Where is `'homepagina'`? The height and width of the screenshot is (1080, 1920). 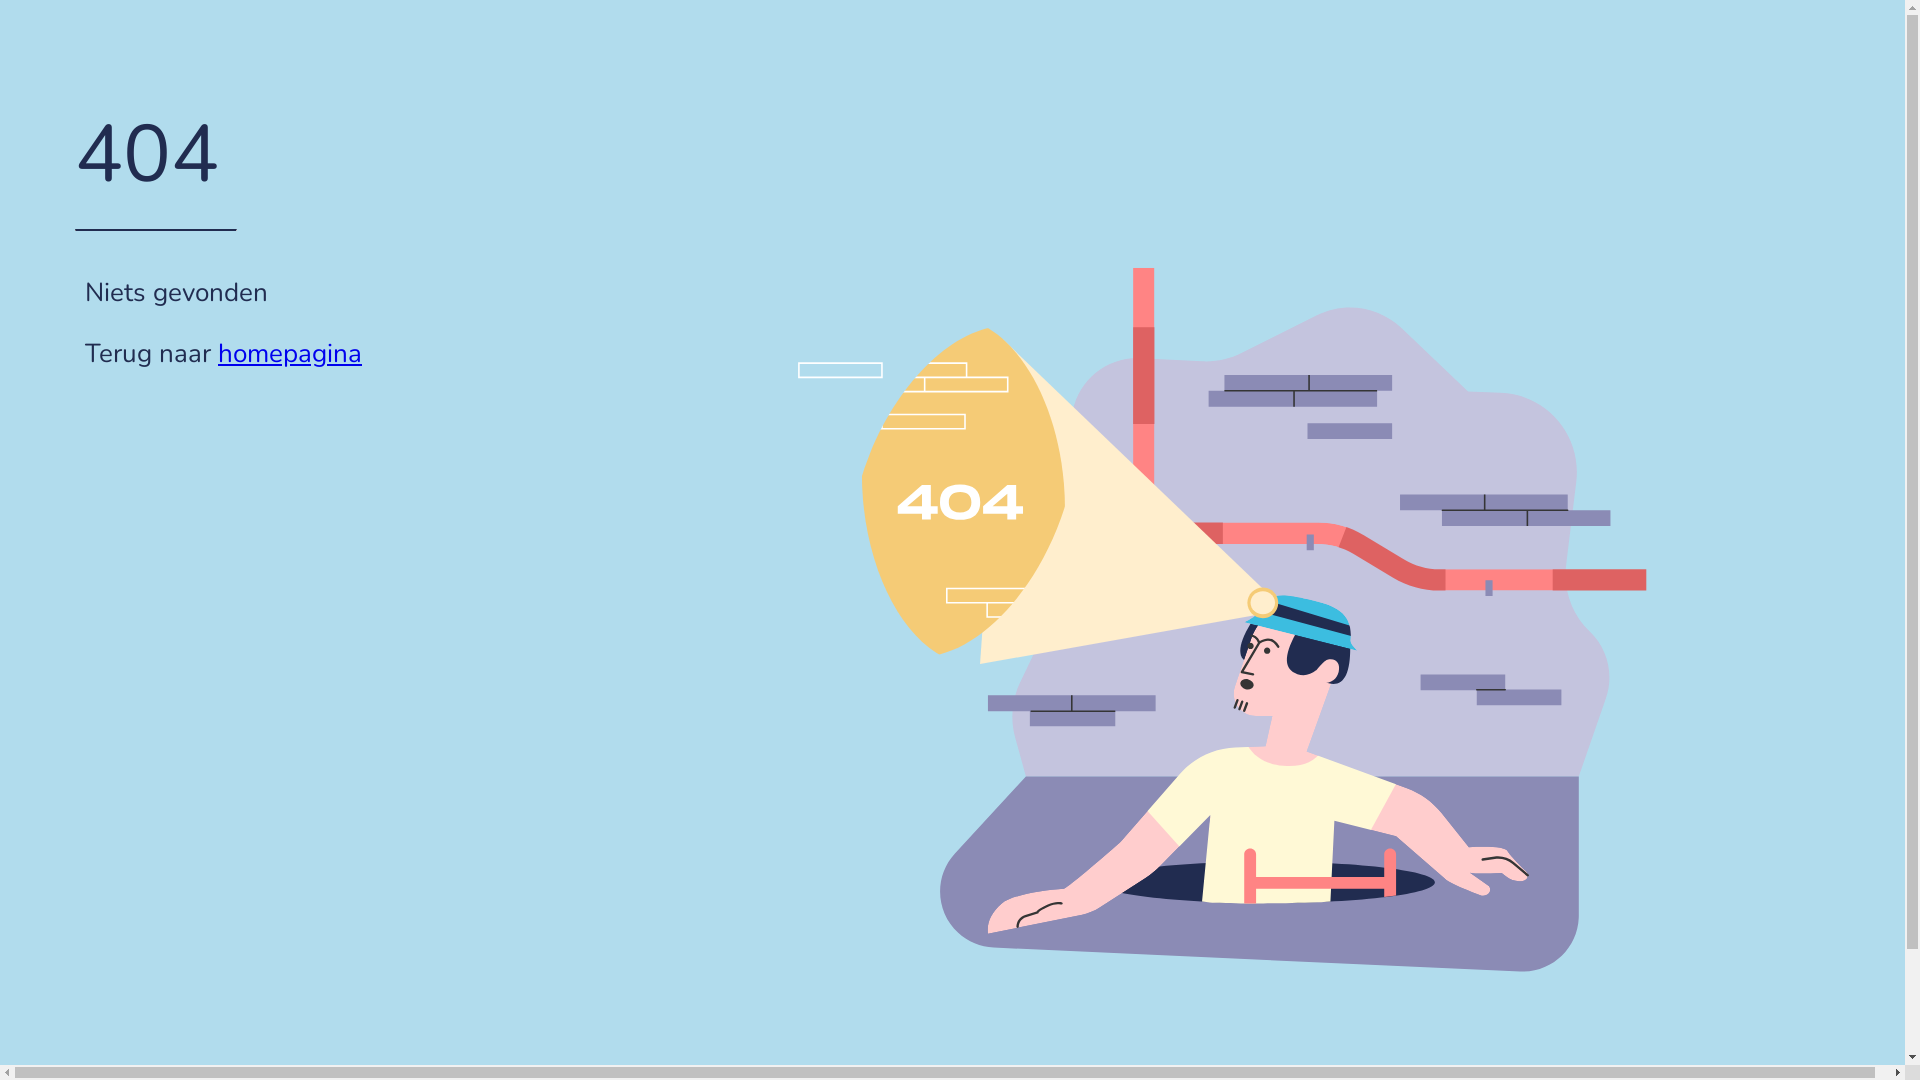 'homepagina' is located at coordinates (288, 352).